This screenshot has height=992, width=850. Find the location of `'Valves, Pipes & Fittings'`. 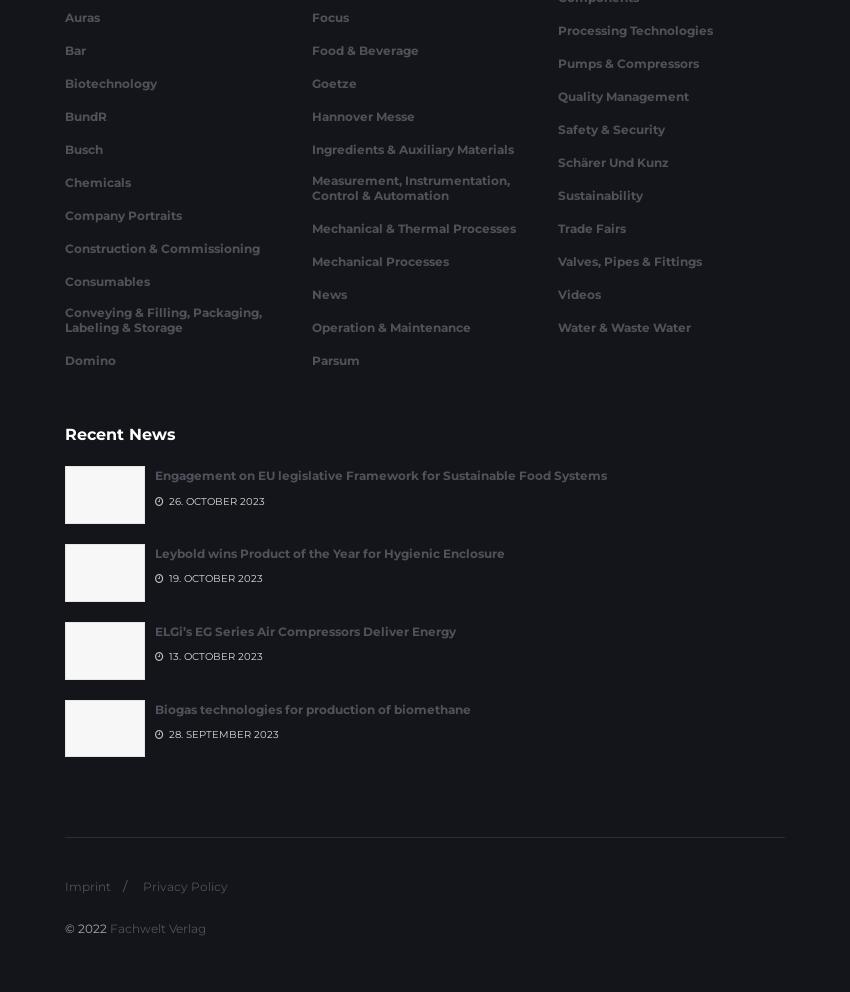

'Valves, Pipes & Fittings' is located at coordinates (629, 367).